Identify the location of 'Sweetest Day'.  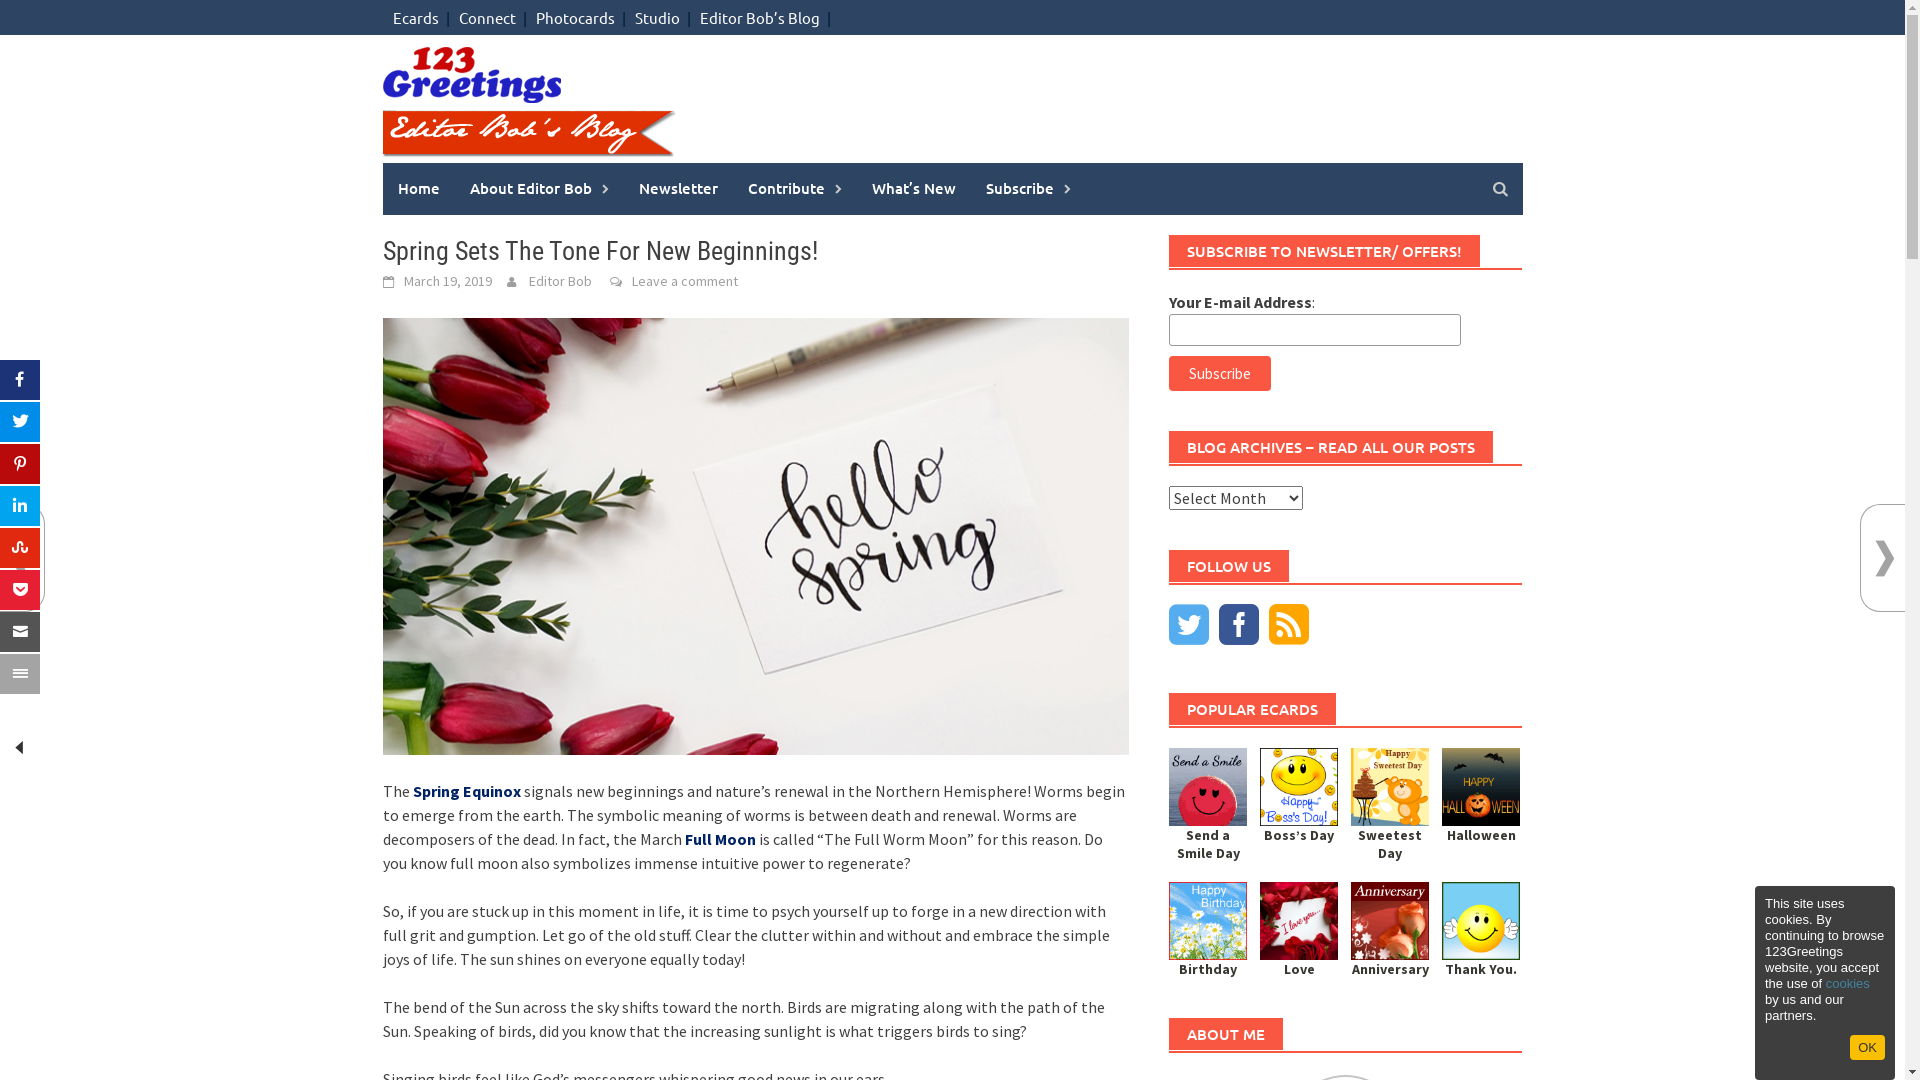
(1389, 844).